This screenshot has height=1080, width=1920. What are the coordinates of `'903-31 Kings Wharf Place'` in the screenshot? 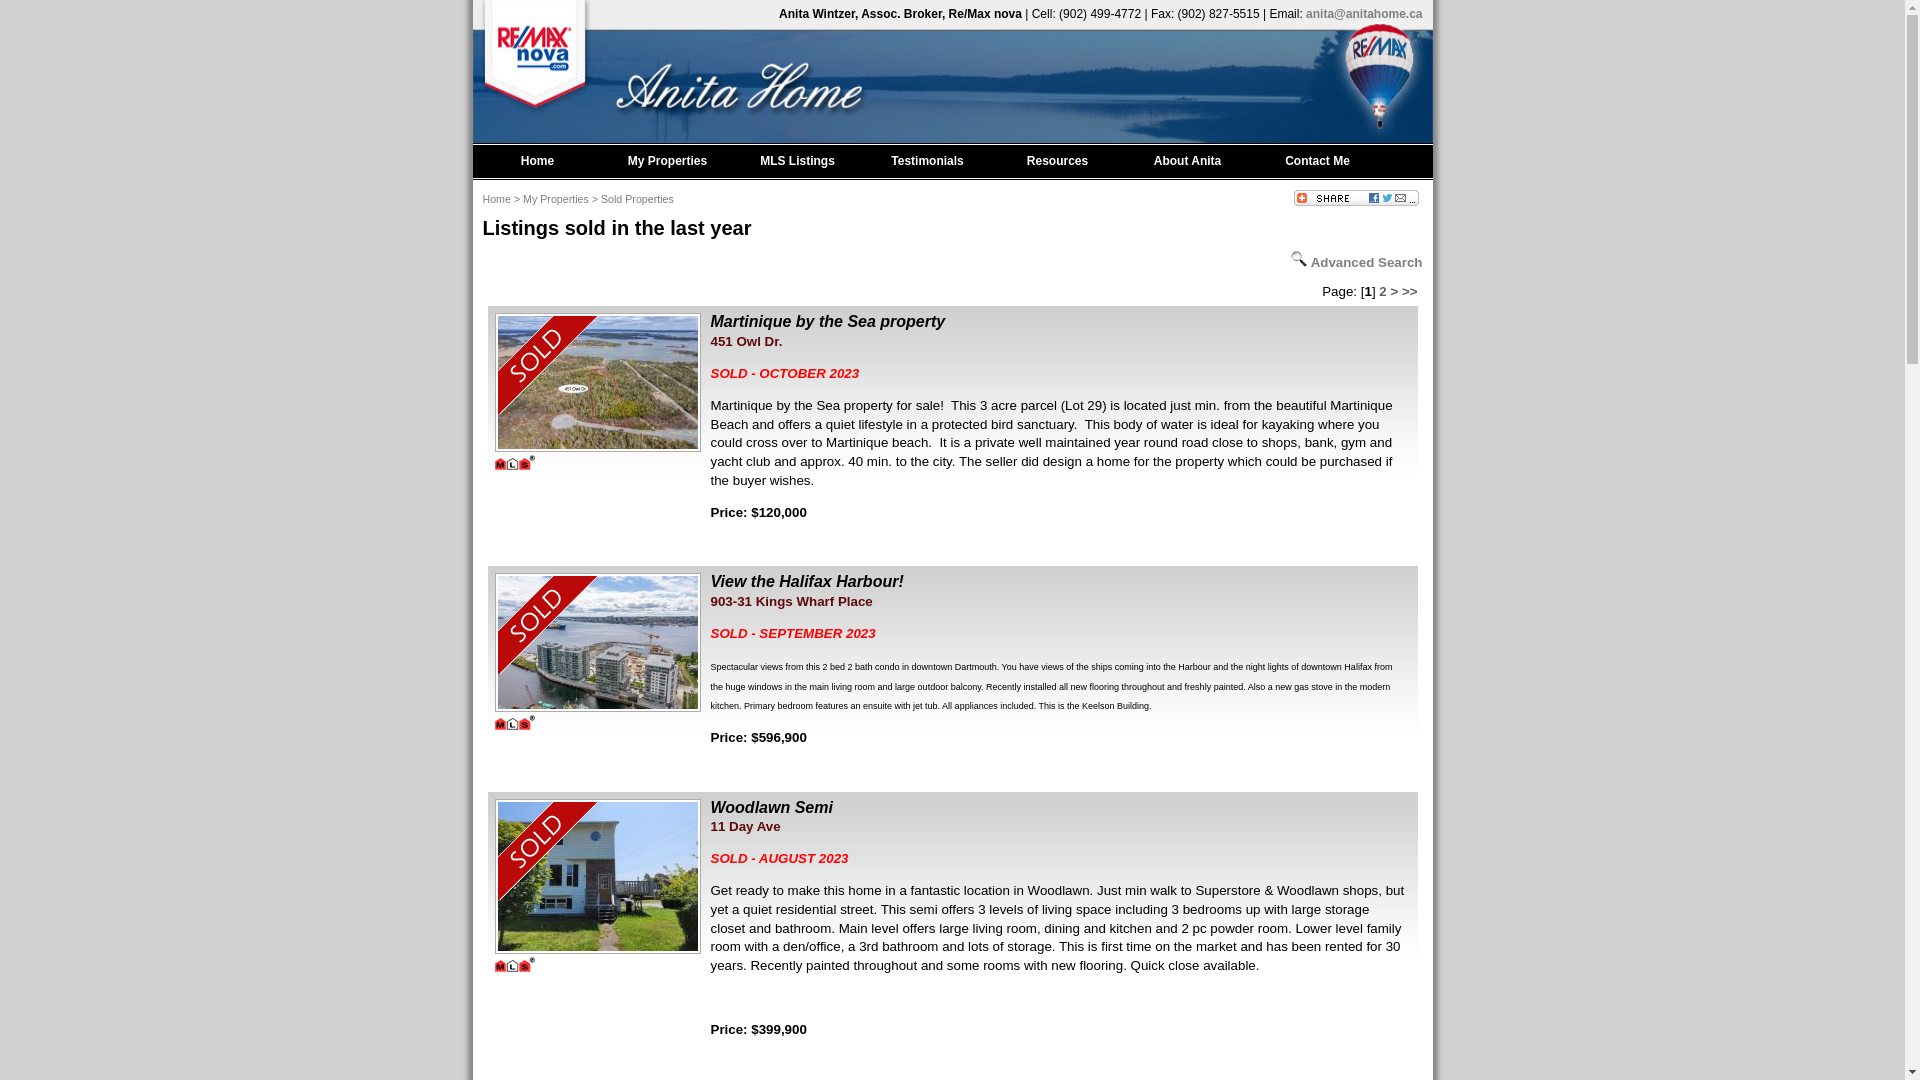 It's located at (790, 600).